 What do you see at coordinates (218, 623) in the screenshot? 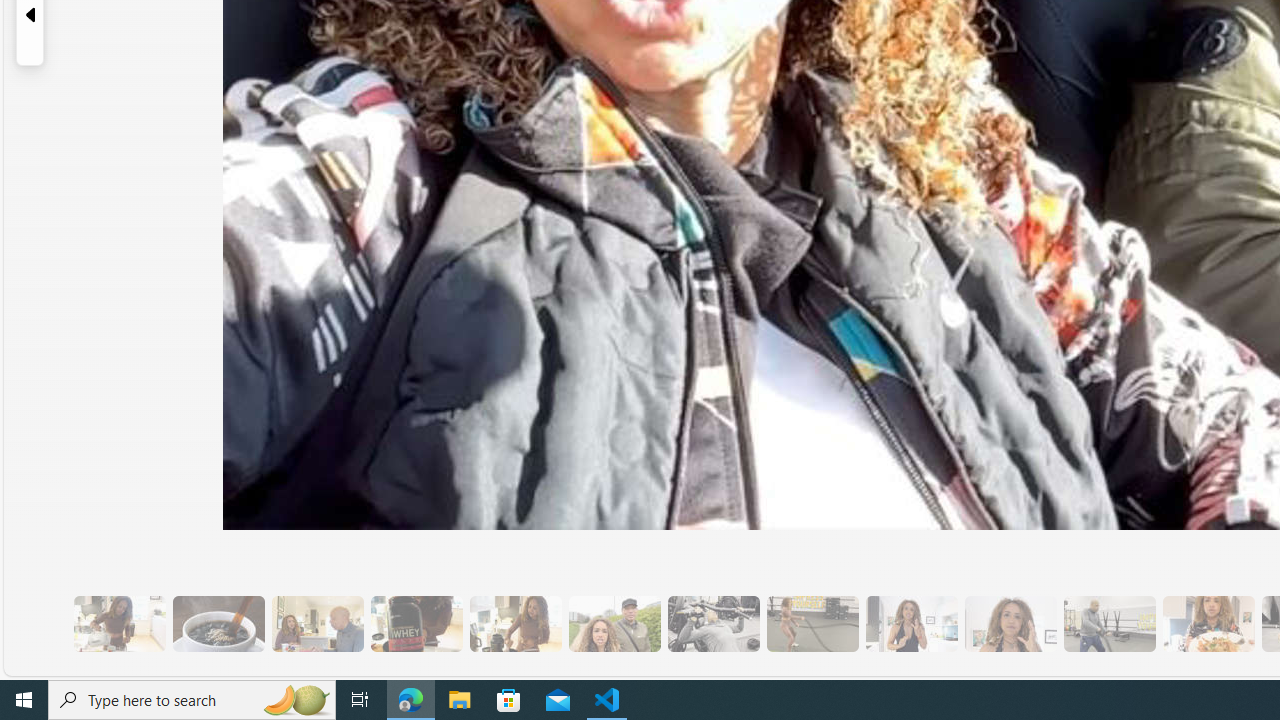
I see `'8 Be Mindful of Coffee'` at bounding box center [218, 623].